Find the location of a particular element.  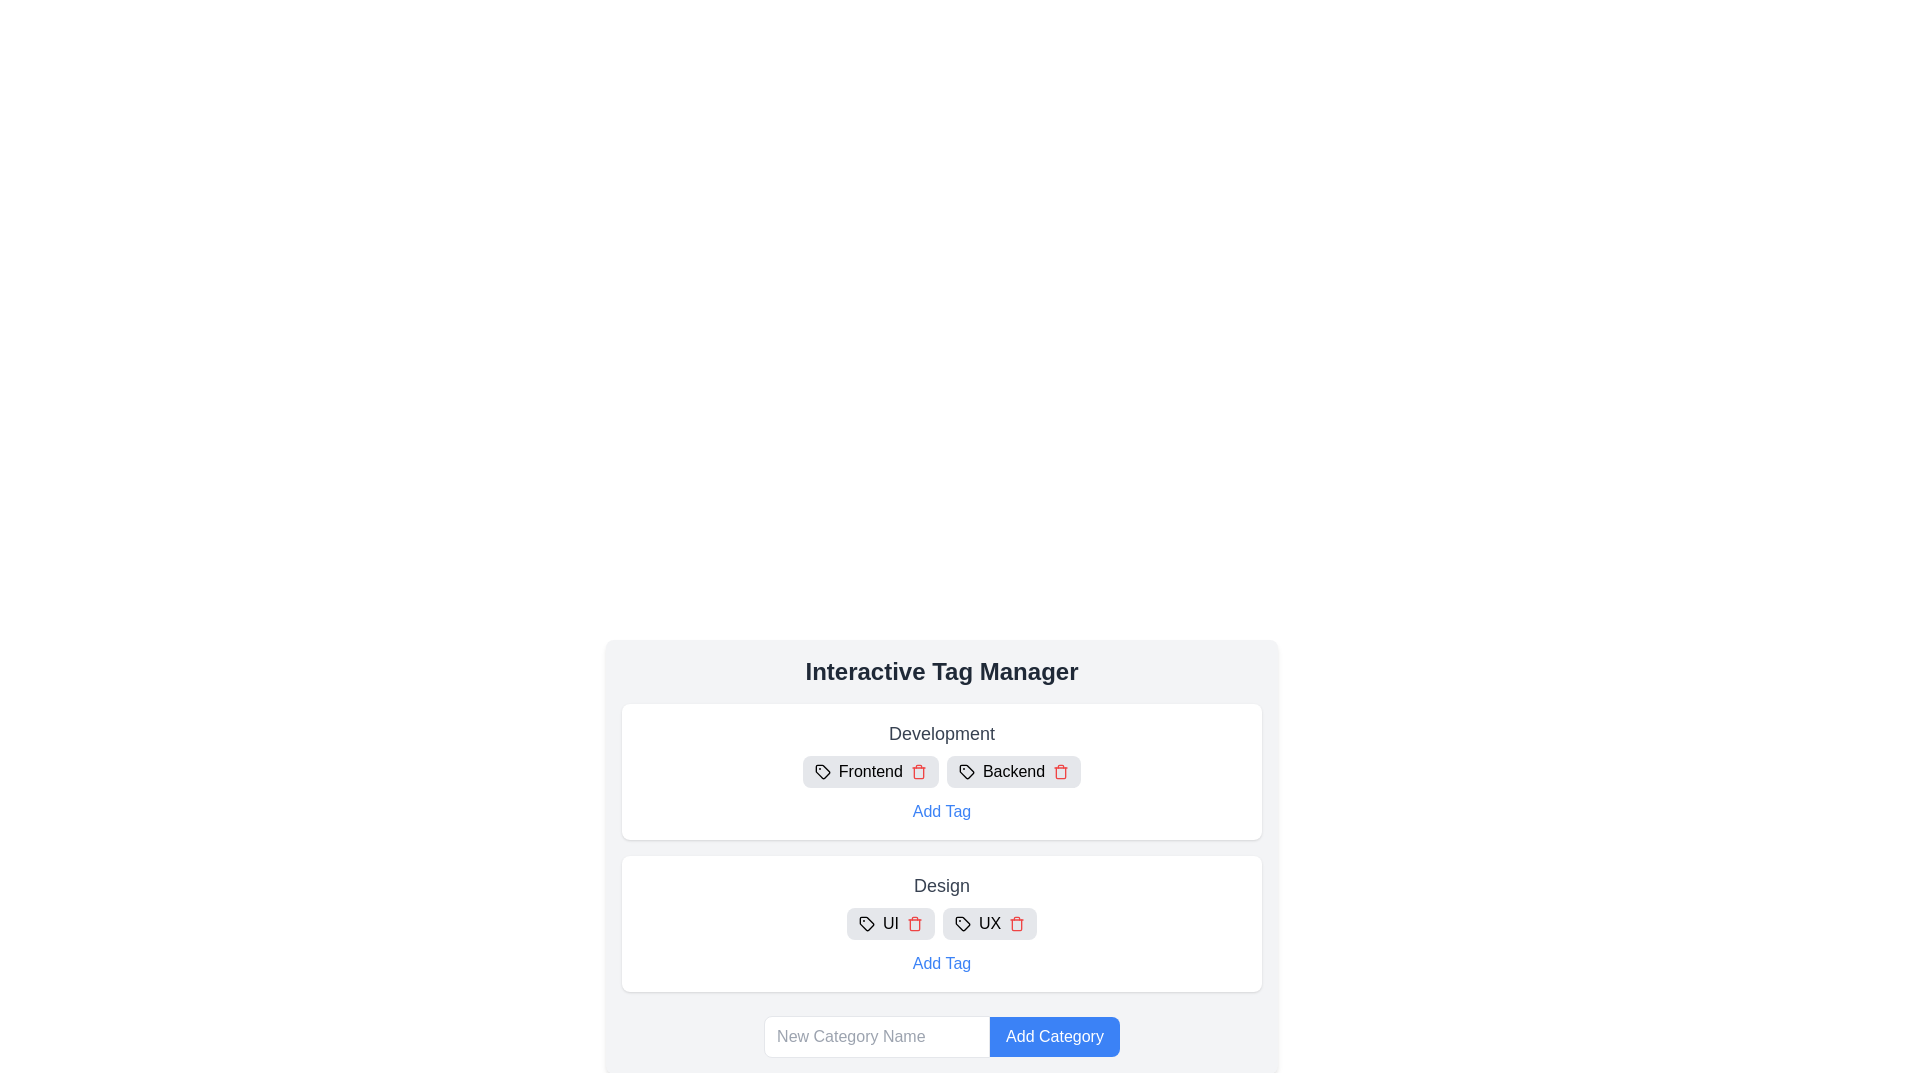

the SVG tag icon located next to the 'Frontend' label in the 'Development' segment, which serves as a decorative identifier for categorization is located at coordinates (822, 770).